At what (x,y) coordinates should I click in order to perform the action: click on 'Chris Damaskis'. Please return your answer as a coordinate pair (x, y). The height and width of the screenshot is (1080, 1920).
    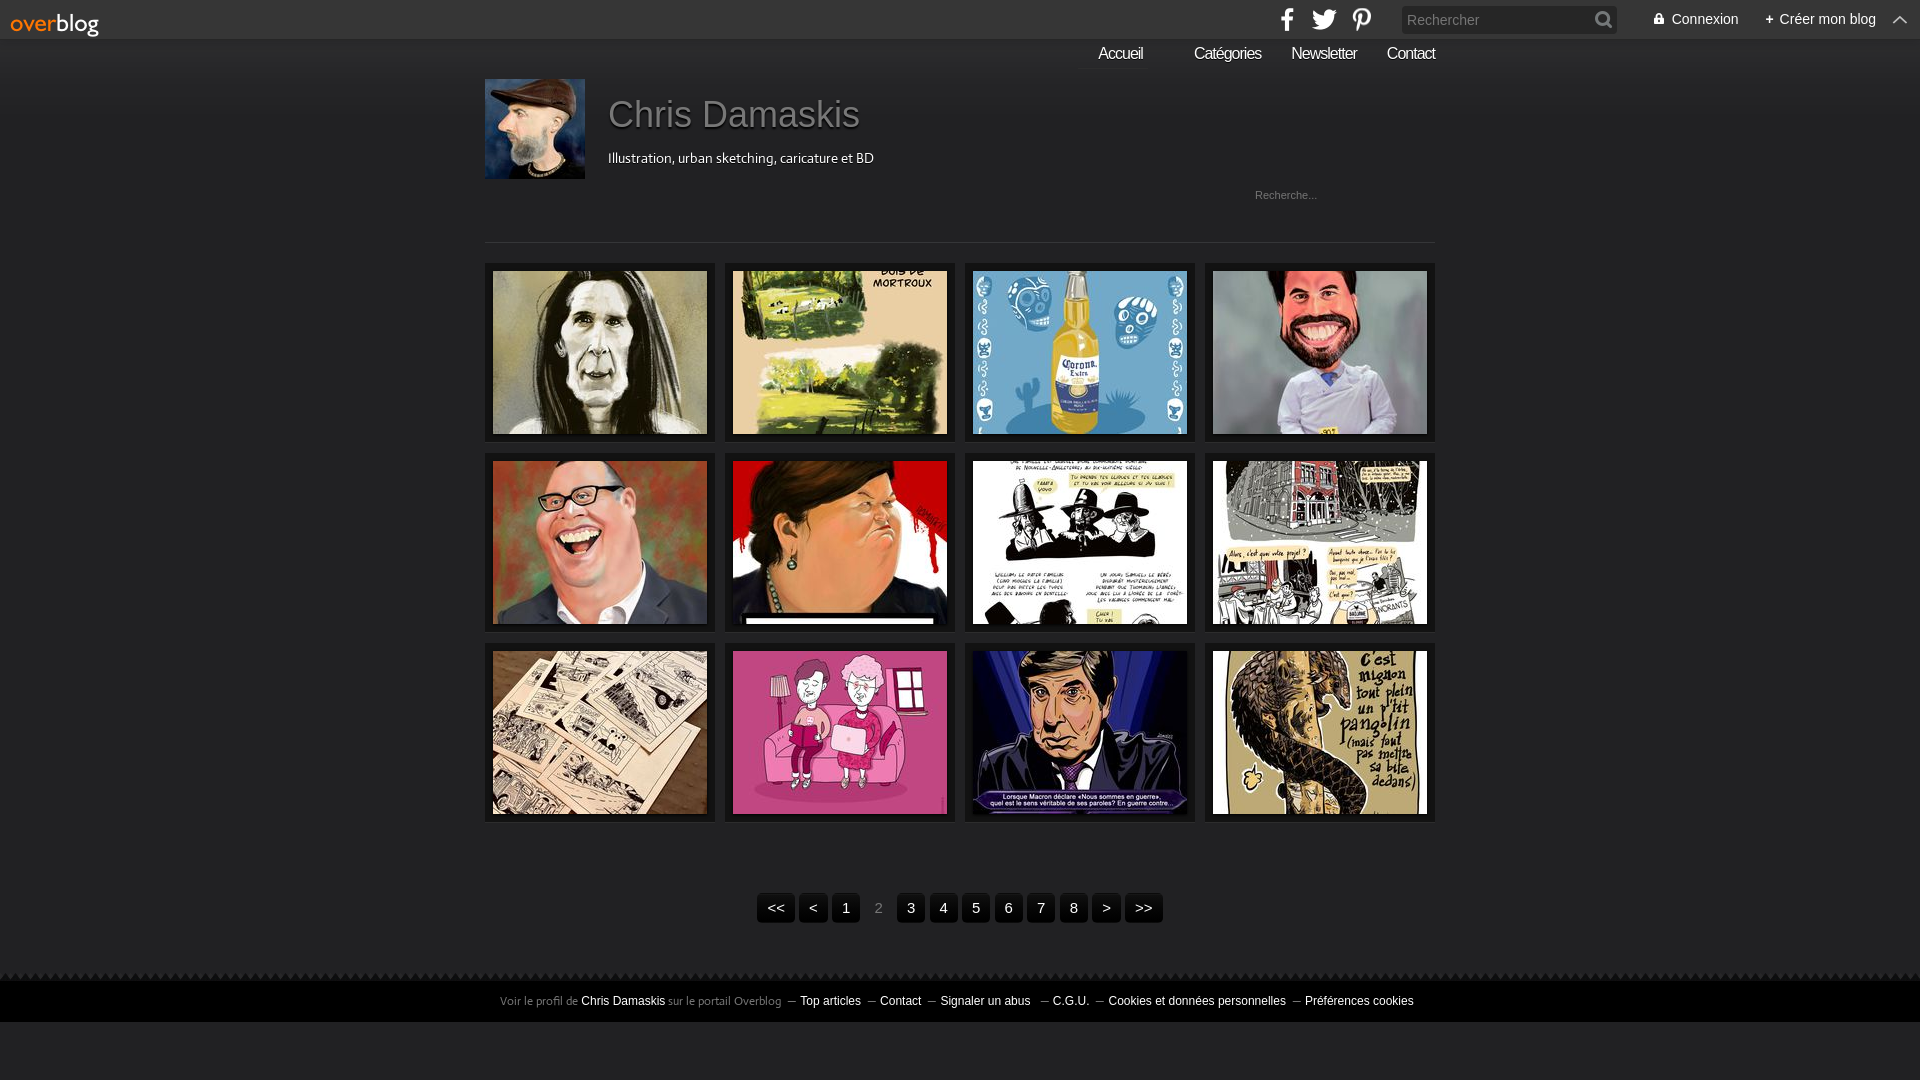
    Looking at the image, I should click on (622, 1001).